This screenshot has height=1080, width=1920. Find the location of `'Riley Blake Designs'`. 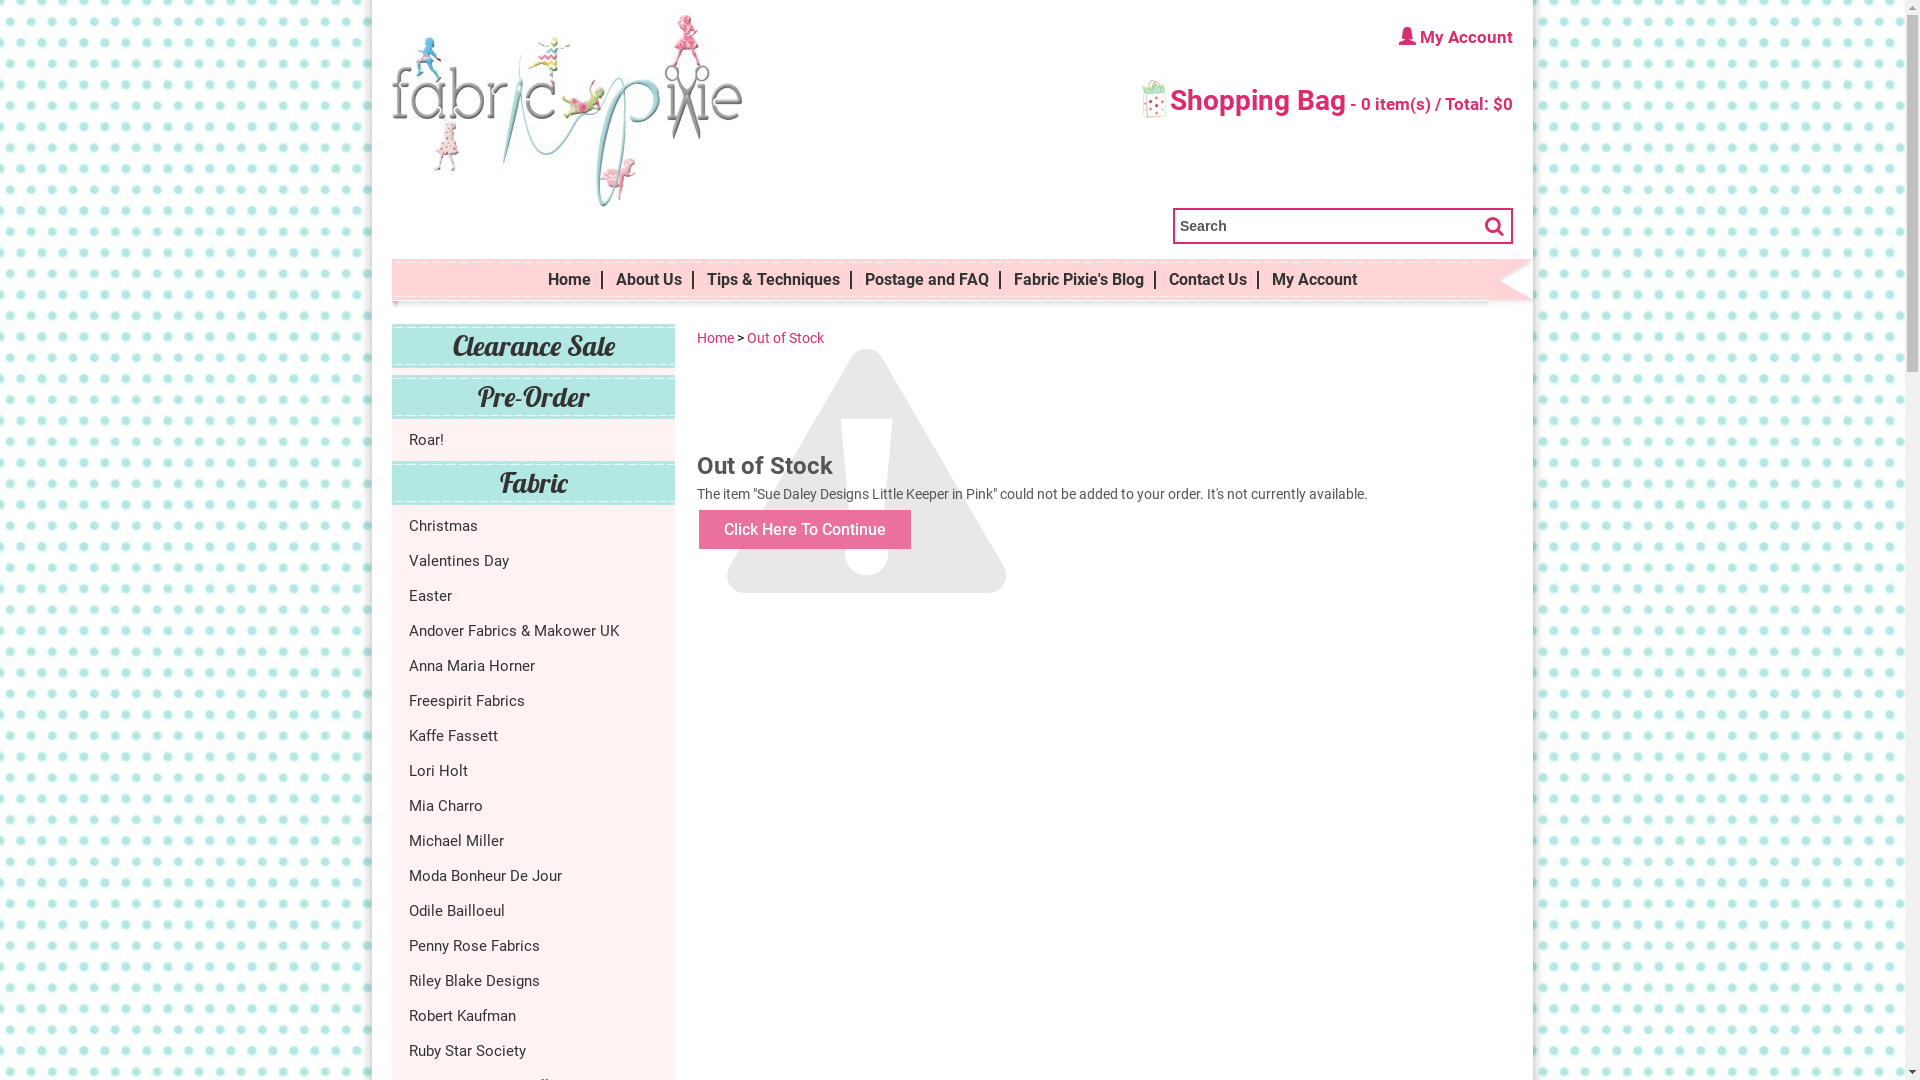

'Riley Blake Designs' is located at coordinates (533, 978).